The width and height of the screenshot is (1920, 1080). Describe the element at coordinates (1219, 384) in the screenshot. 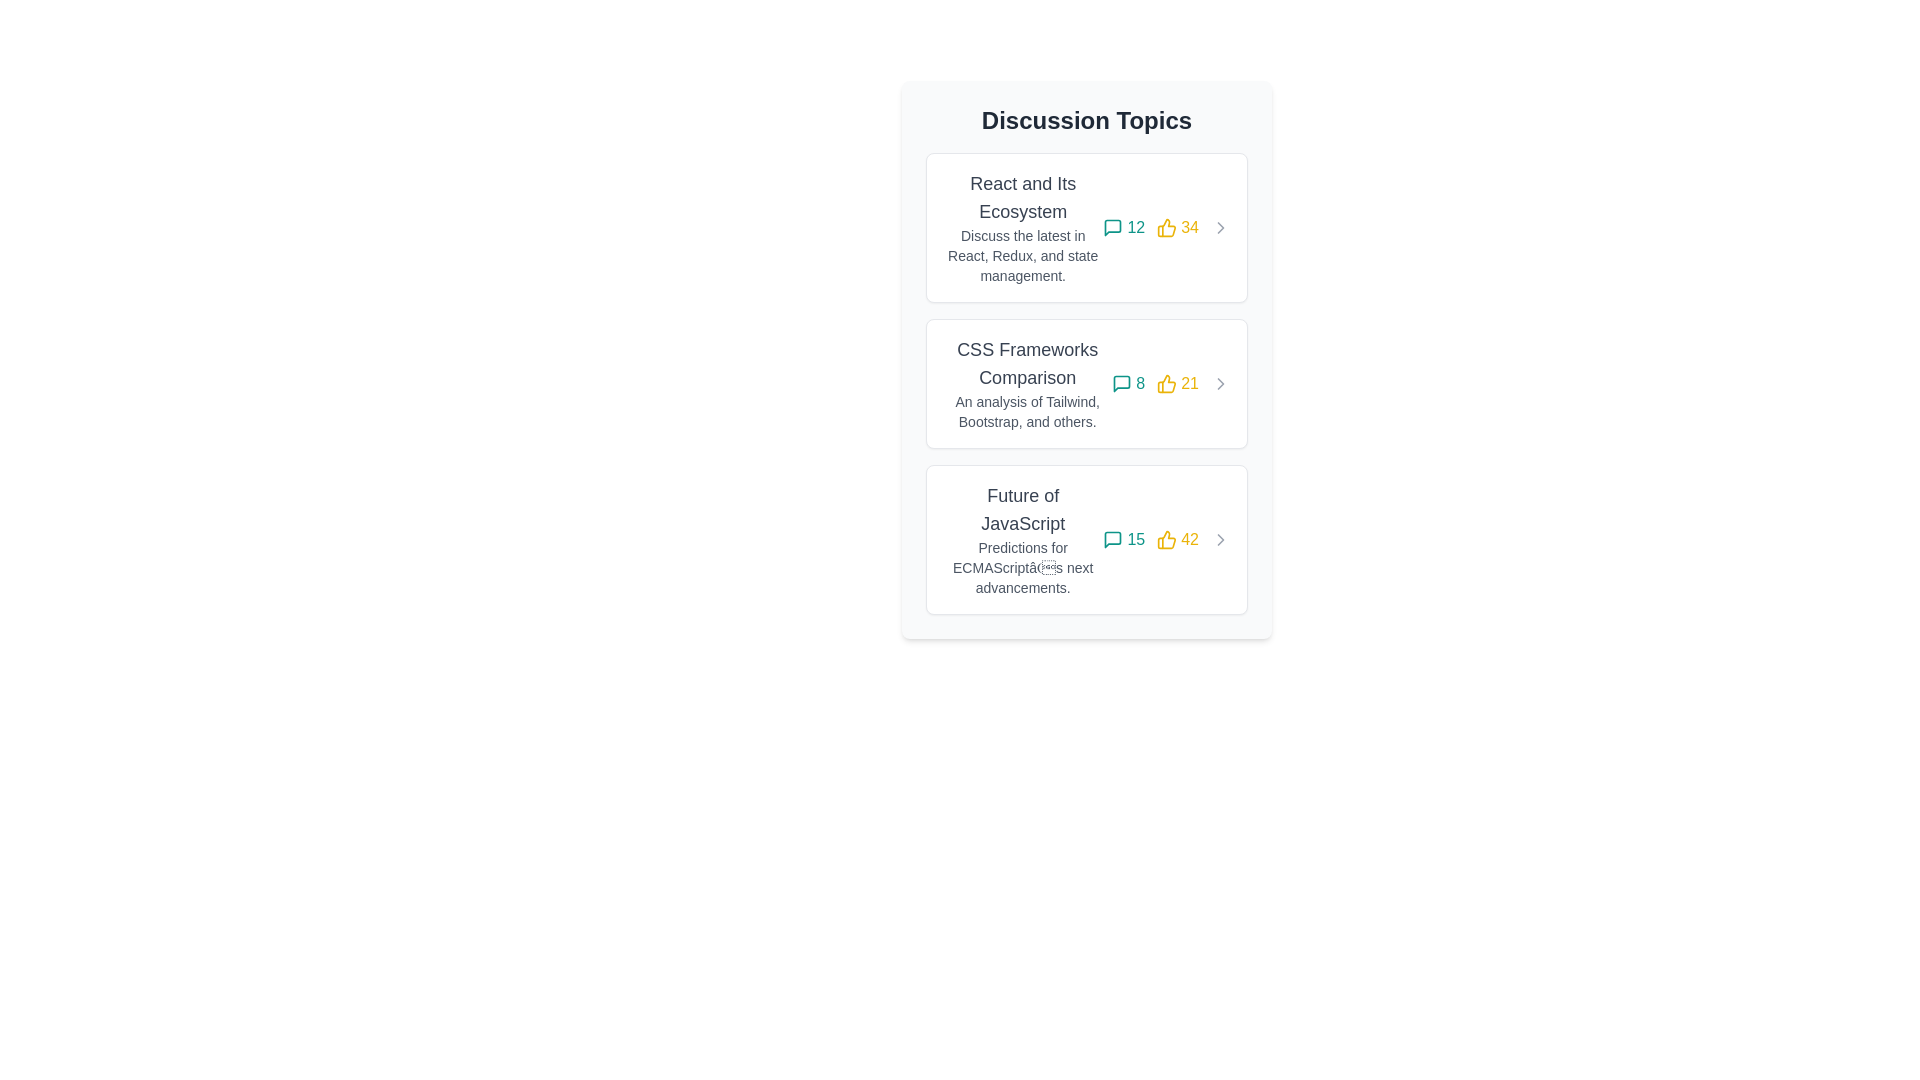

I see `the right-facing chevron icon used for navigation in the 'CSS Frameworks Comparison' row of the 'Discussion Topics' section` at that location.